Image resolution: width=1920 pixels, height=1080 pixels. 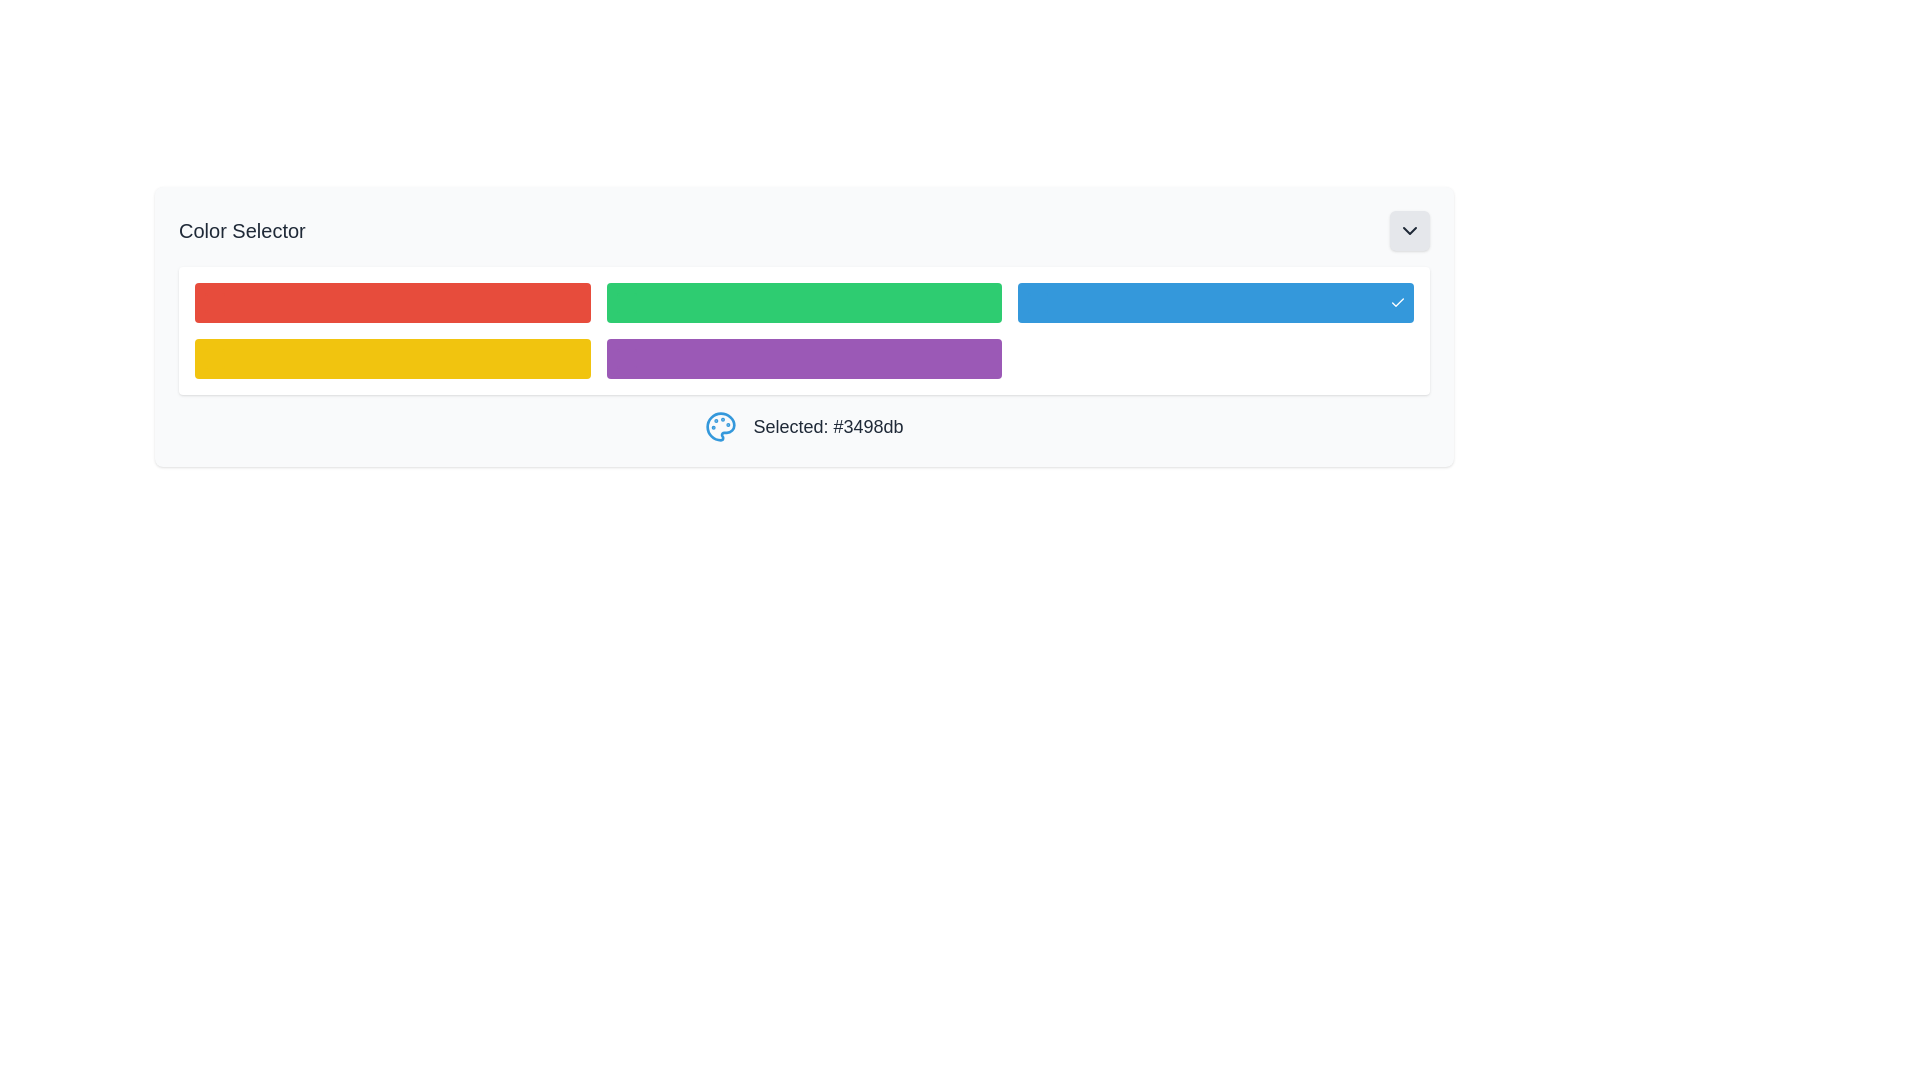 What do you see at coordinates (804, 357) in the screenshot?
I see `the purple button located in the second row and second column of the grid layout` at bounding box center [804, 357].